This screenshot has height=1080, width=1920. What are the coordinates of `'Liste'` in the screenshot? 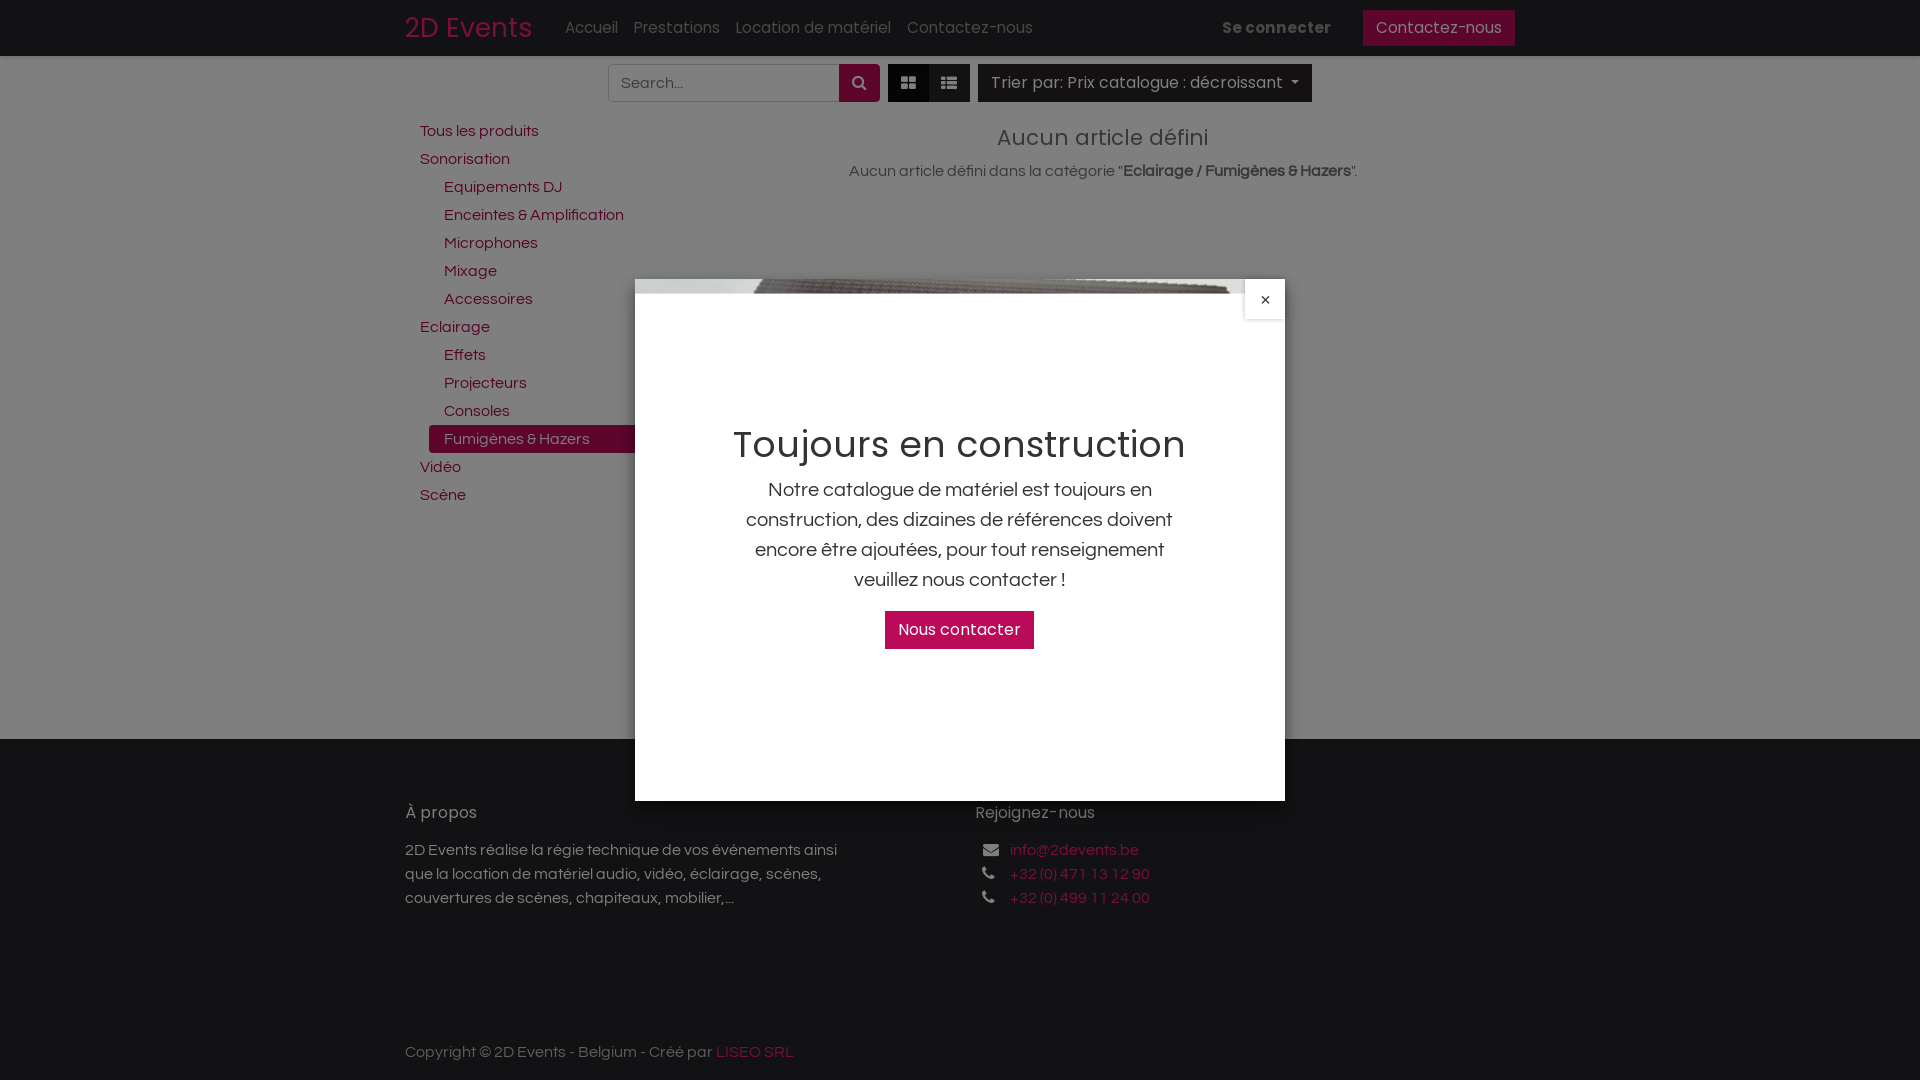 It's located at (948, 82).